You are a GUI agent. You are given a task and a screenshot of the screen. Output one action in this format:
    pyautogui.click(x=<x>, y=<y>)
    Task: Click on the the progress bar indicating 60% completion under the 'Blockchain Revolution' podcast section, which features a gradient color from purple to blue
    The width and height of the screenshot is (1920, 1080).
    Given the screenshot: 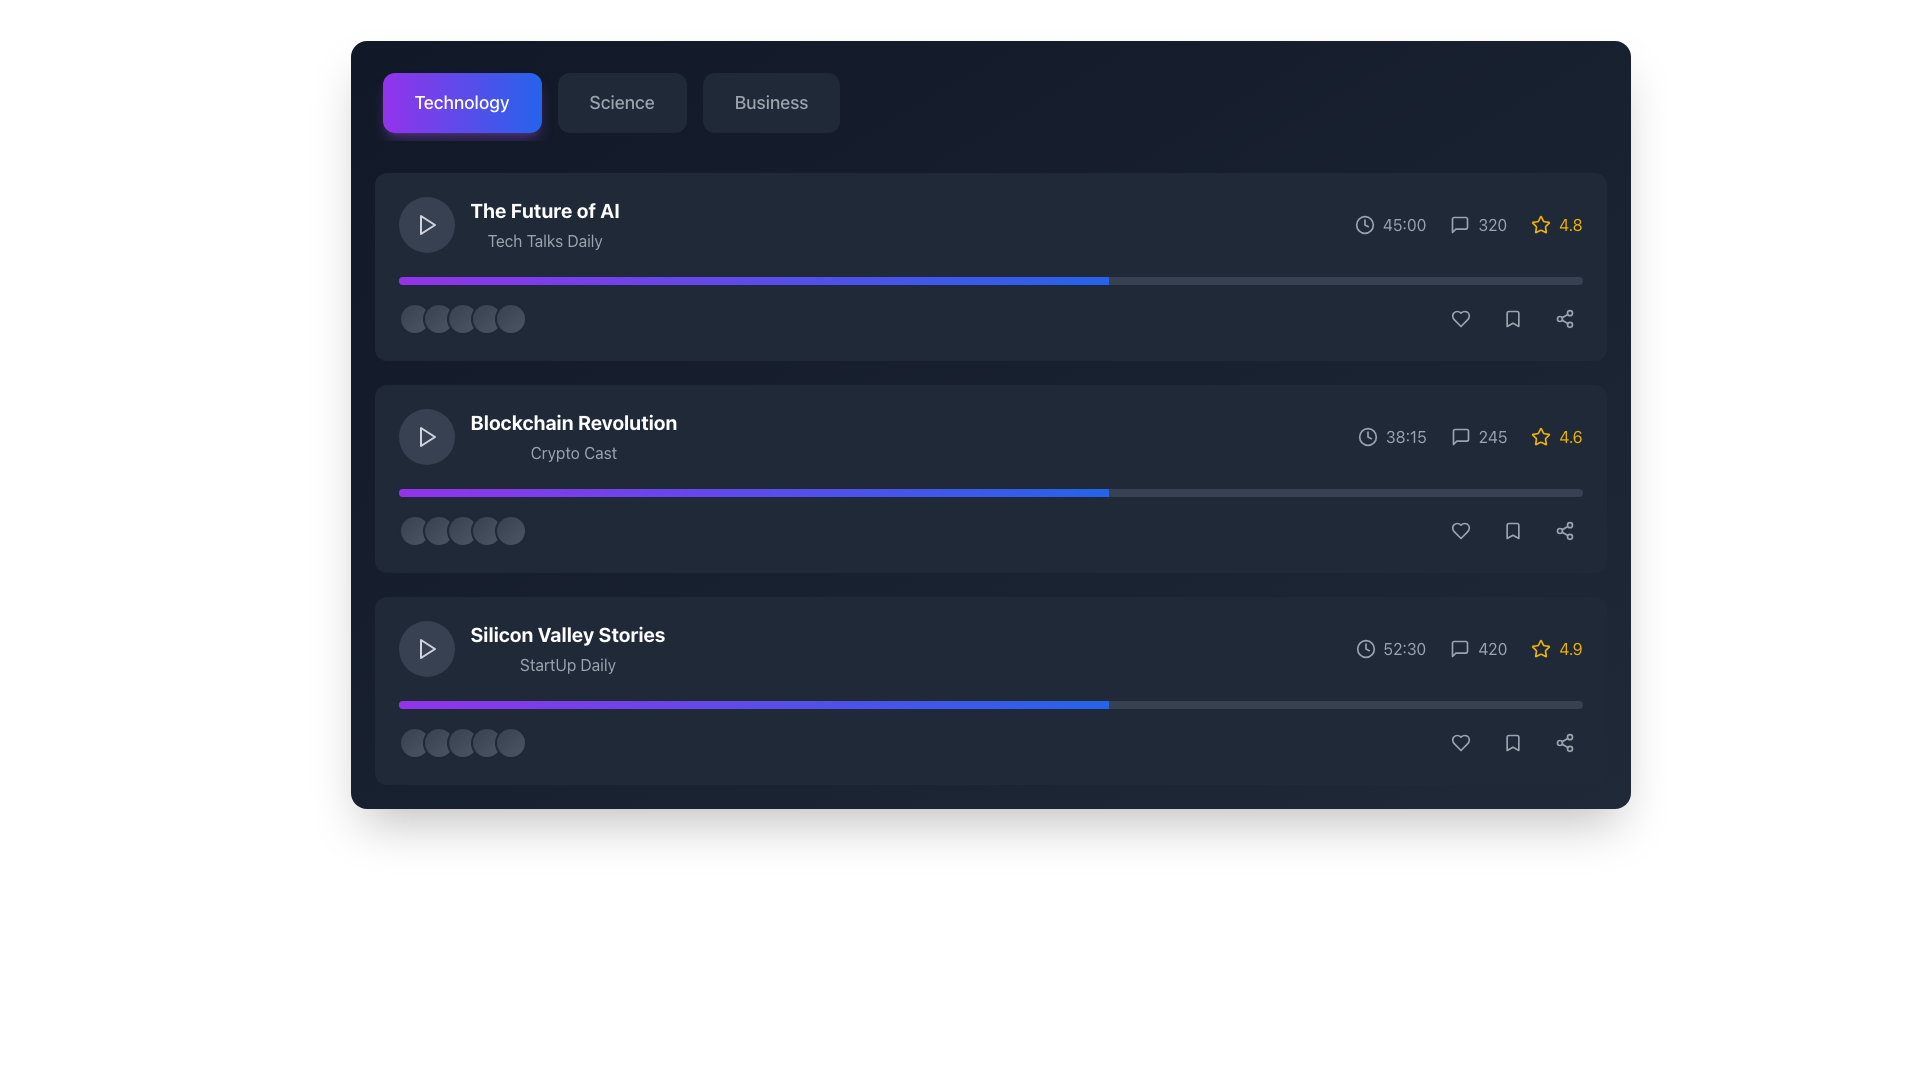 What is the action you would take?
    pyautogui.click(x=752, y=704)
    